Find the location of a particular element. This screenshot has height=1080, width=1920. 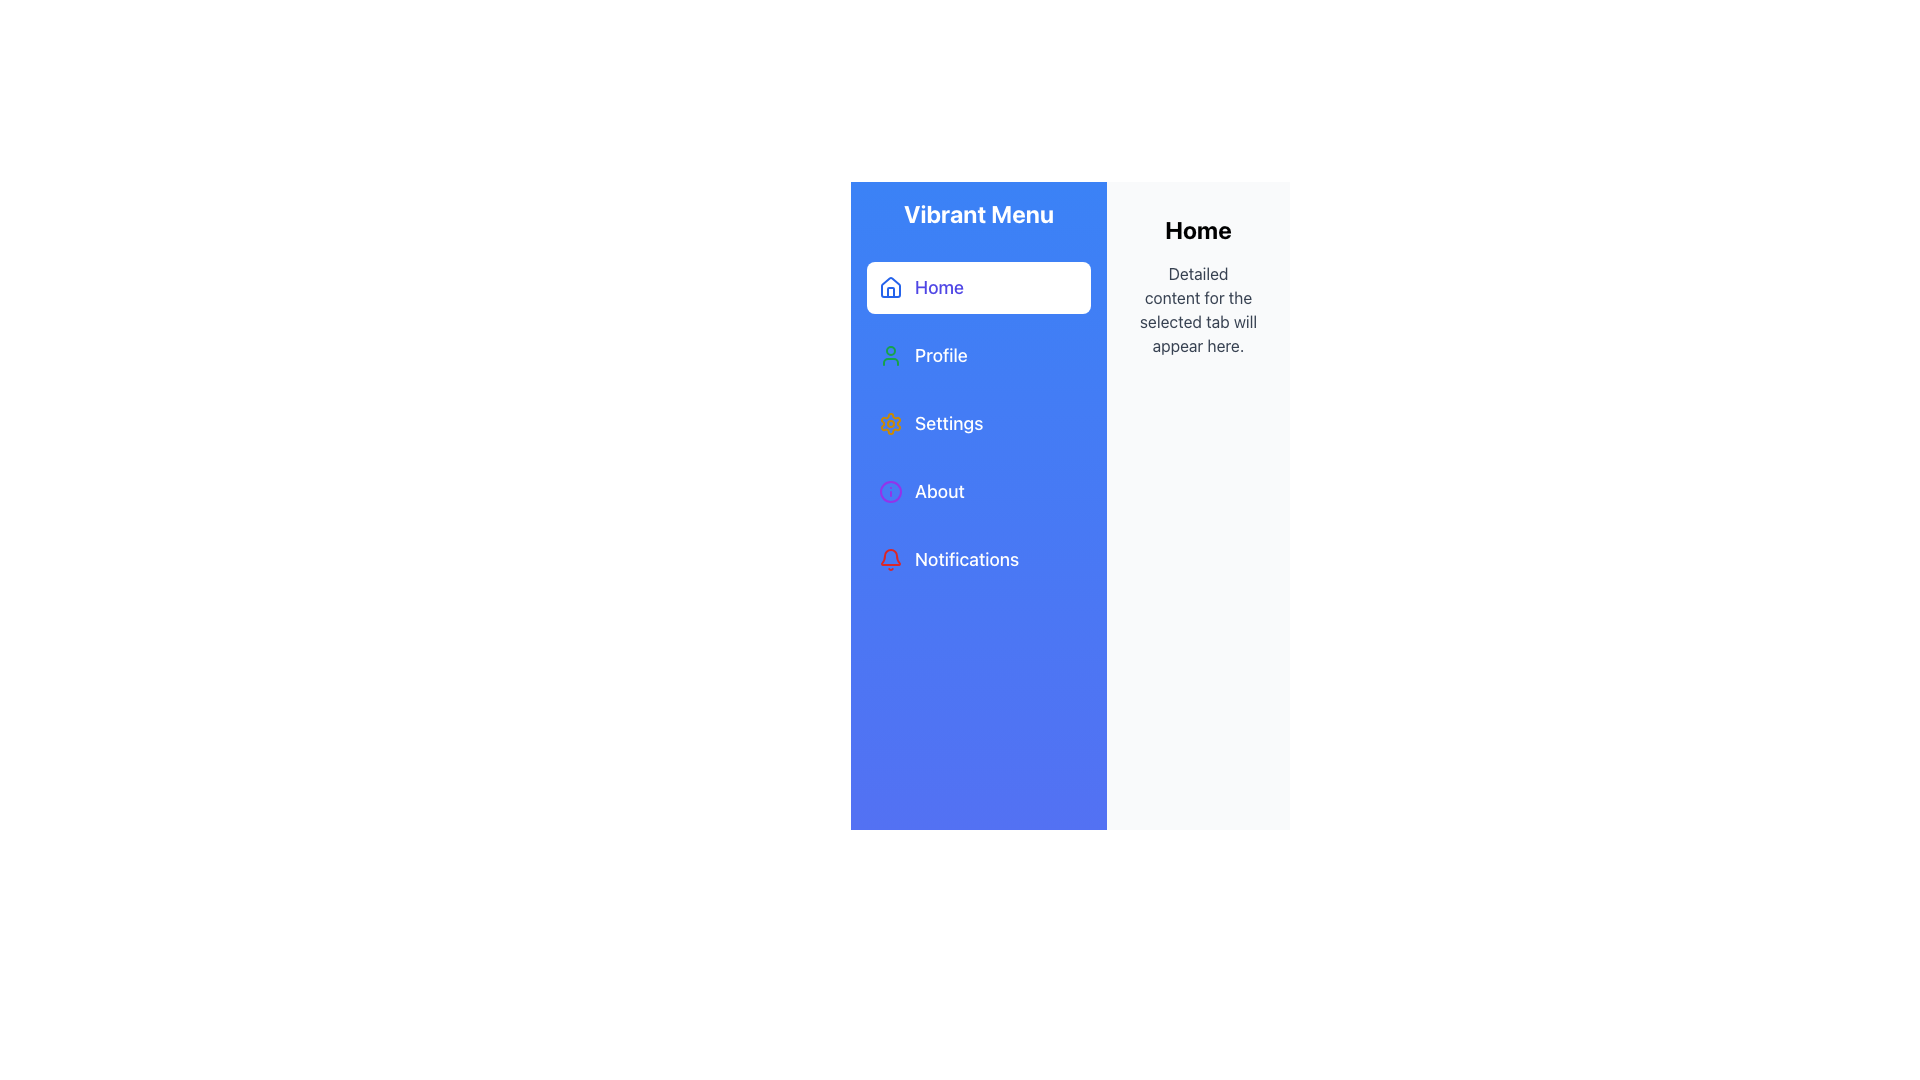

the 'Profile' text label in the blue menu strip is located at coordinates (940, 354).